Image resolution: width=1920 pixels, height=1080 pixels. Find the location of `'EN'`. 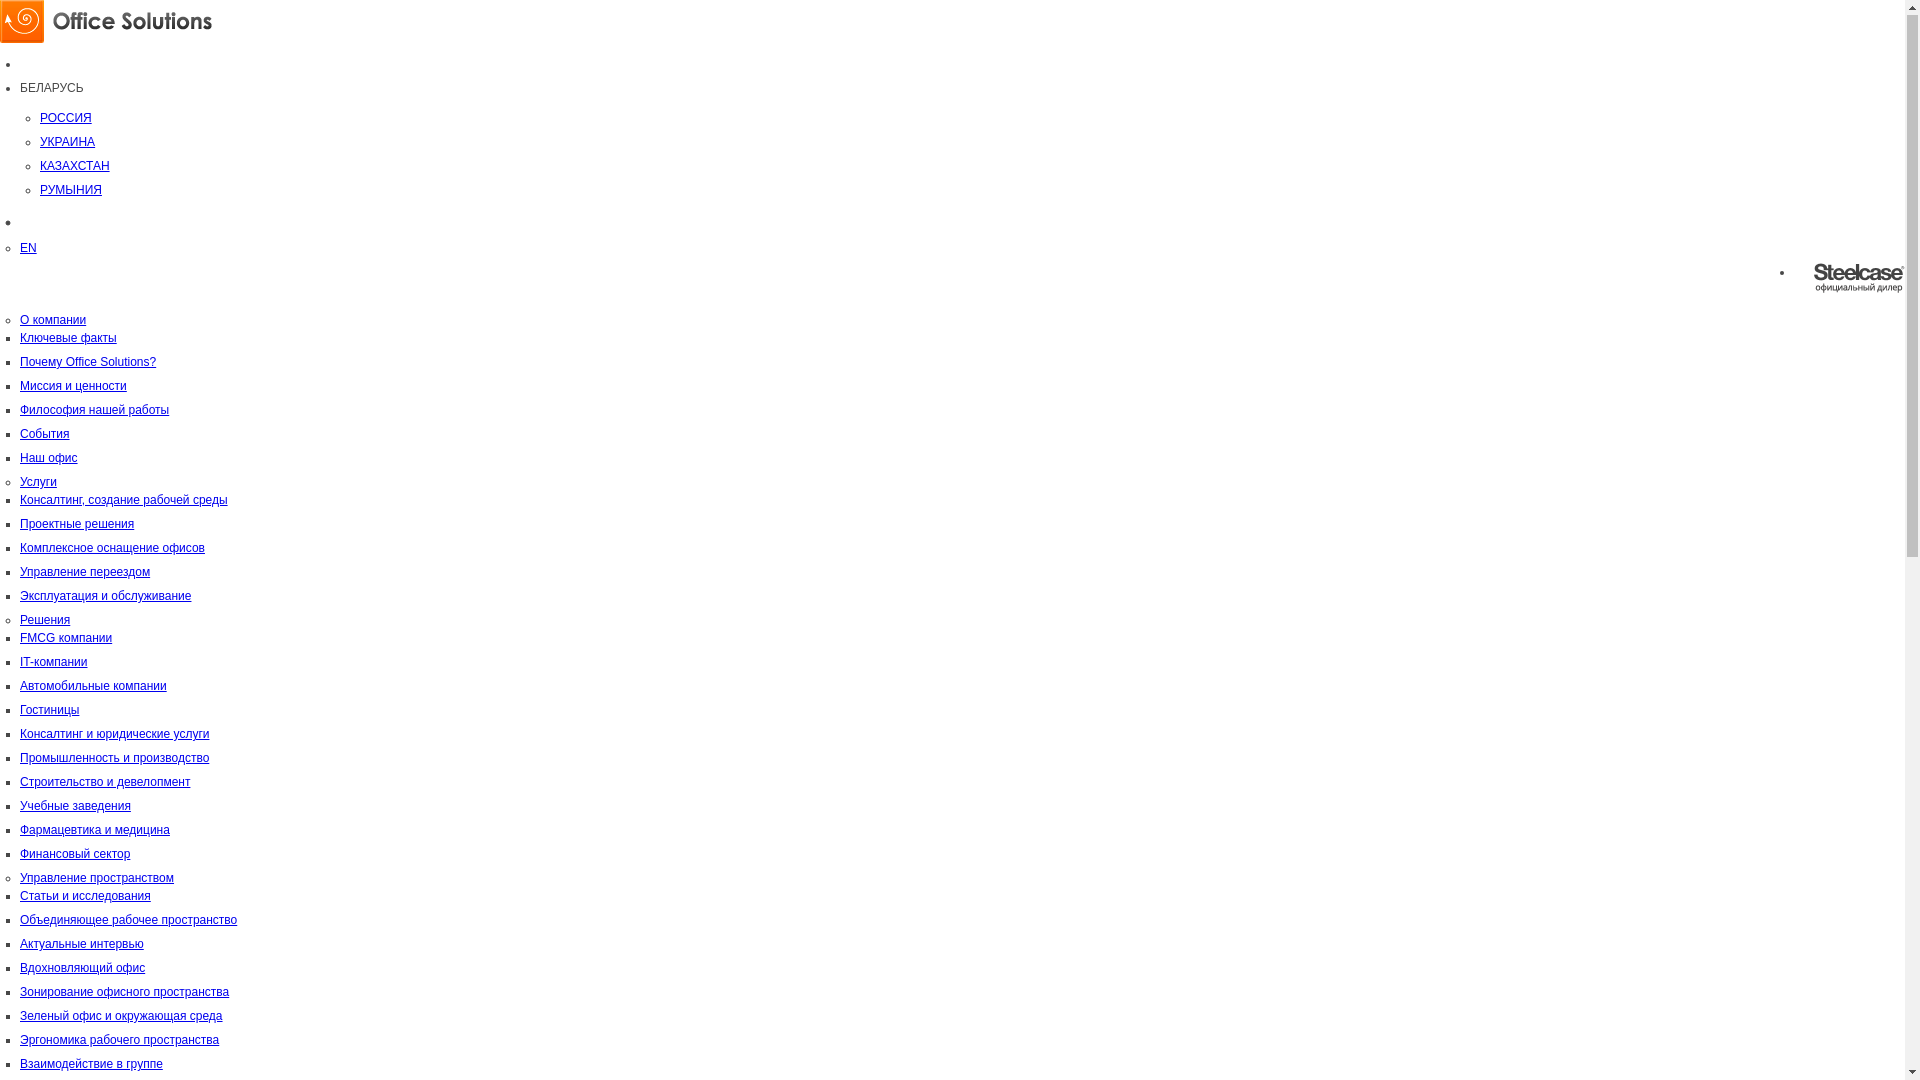

'EN' is located at coordinates (28, 248).